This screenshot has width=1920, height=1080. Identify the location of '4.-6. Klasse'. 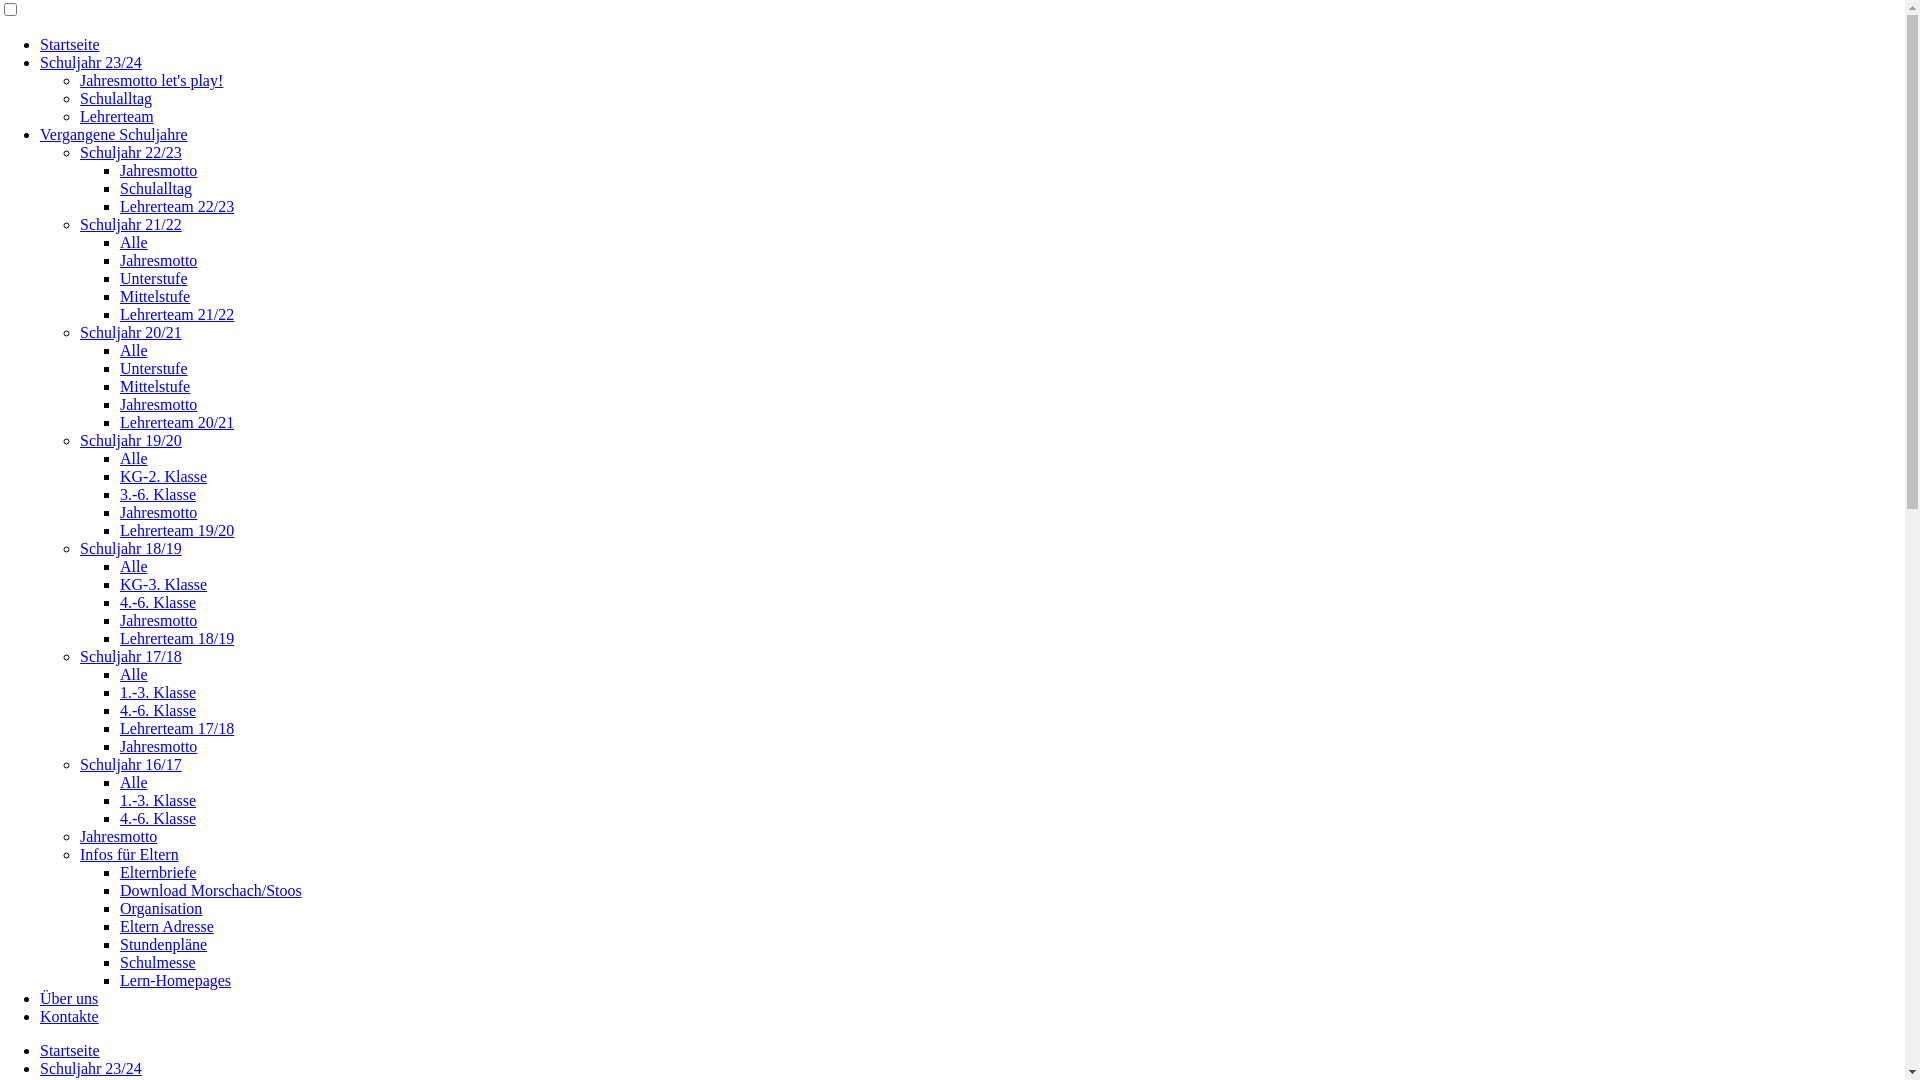
(119, 818).